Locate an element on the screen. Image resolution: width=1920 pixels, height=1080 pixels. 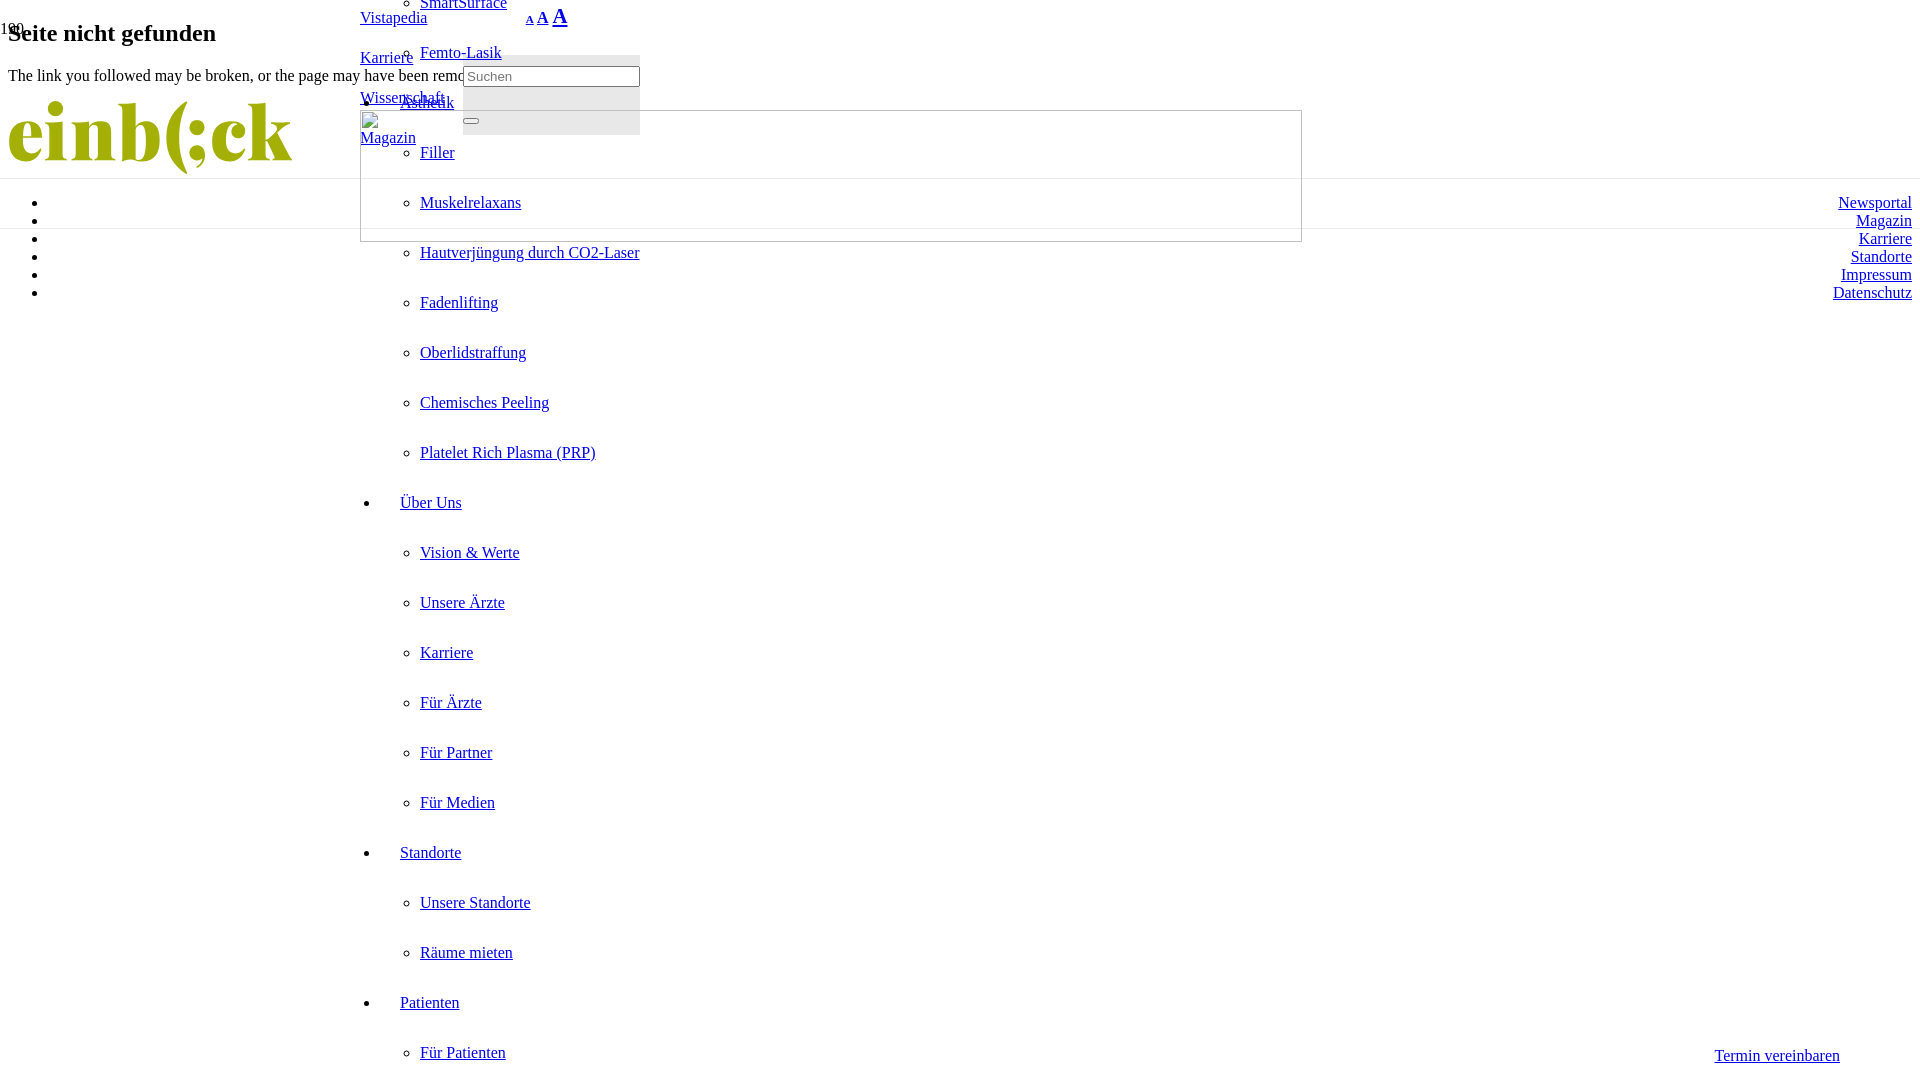
'Patienten' is located at coordinates (429, 1002).